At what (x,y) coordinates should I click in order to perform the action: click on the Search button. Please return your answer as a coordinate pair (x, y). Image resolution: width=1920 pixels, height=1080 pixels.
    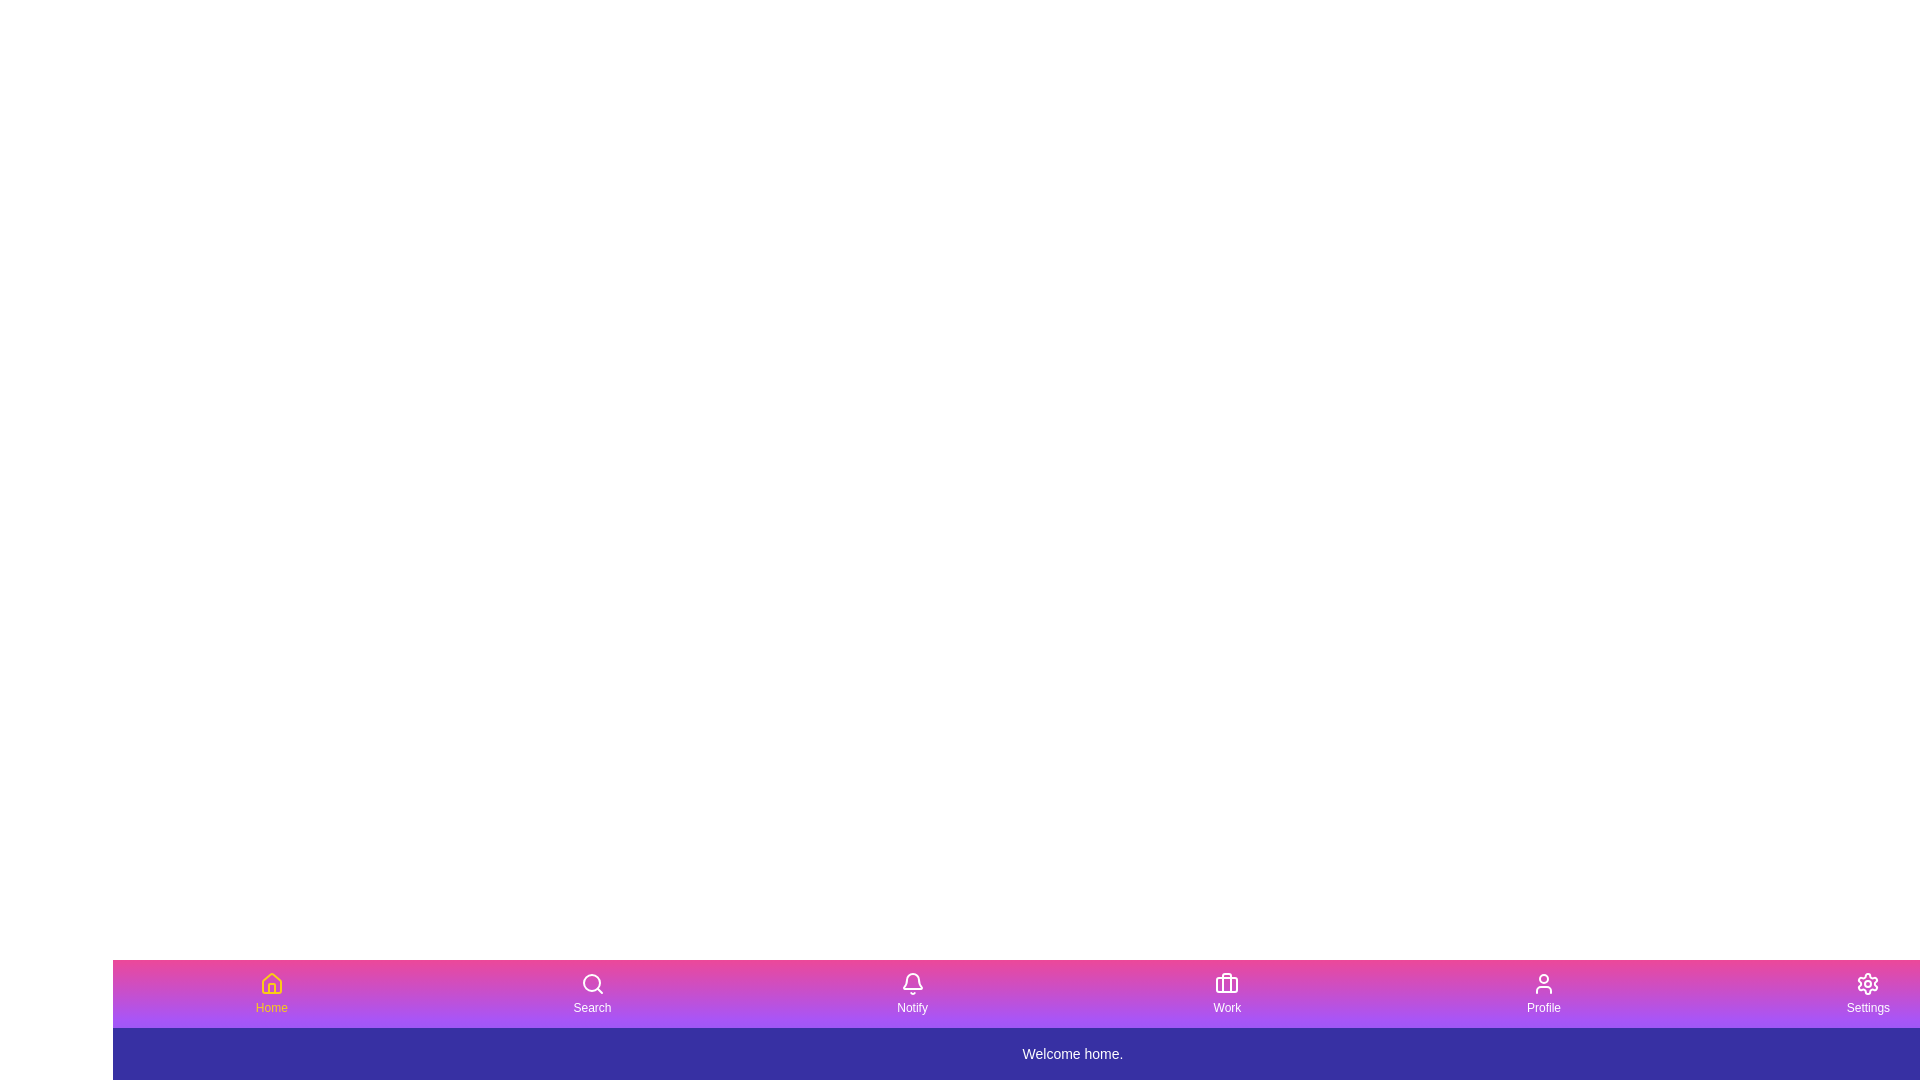
    Looking at the image, I should click on (591, 994).